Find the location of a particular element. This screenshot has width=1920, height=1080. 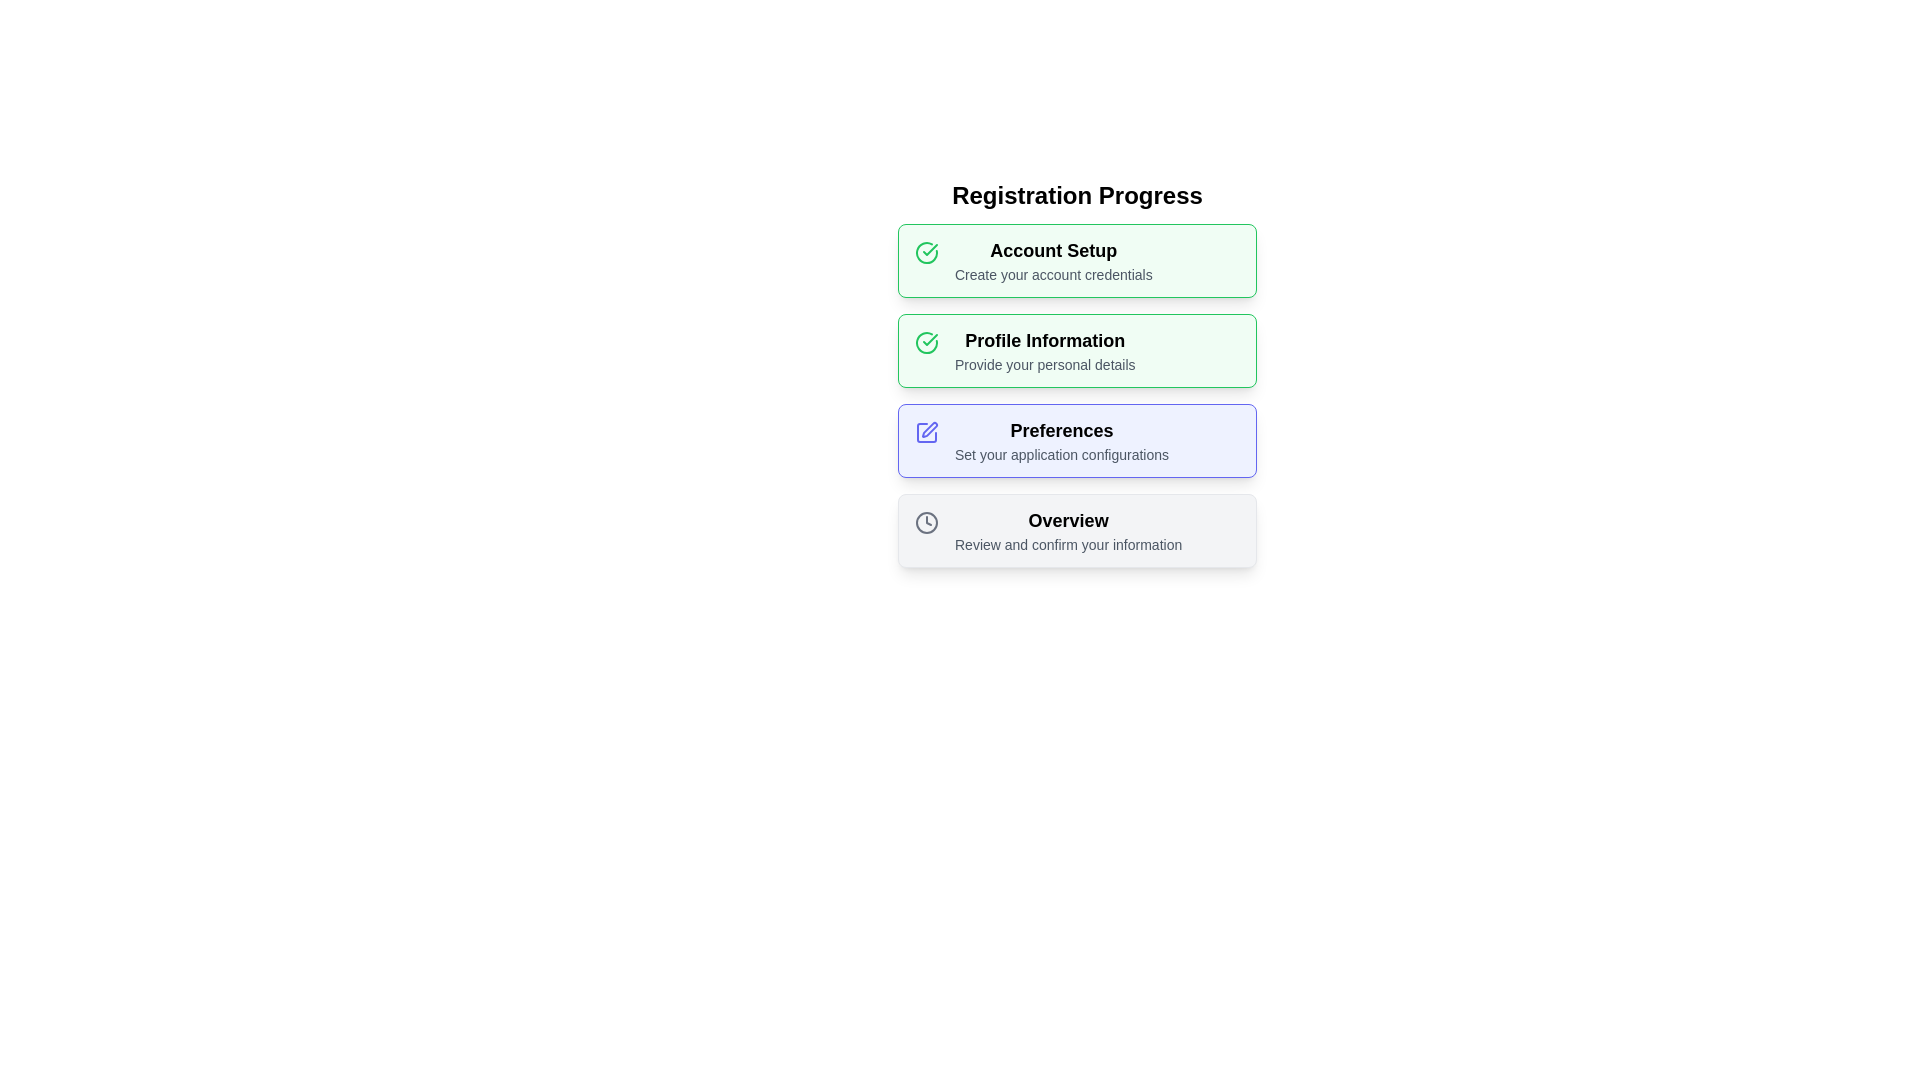

the clock icon with a circular border and clock hands, which is located to the left of the 'Overview' text in the fourth step of the 'Registration Progress' interface is located at coordinates (925, 522).